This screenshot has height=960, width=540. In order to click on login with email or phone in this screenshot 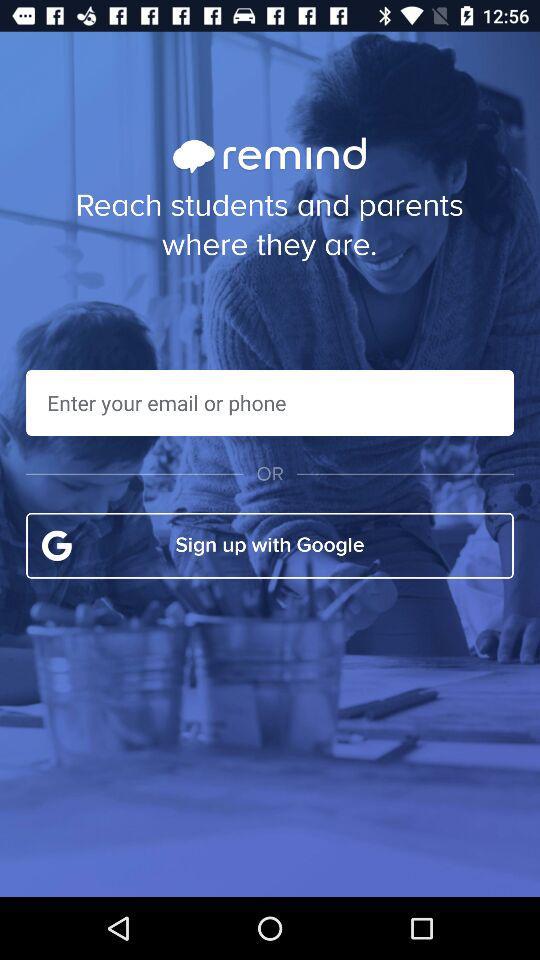, I will do `click(270, 401)`.